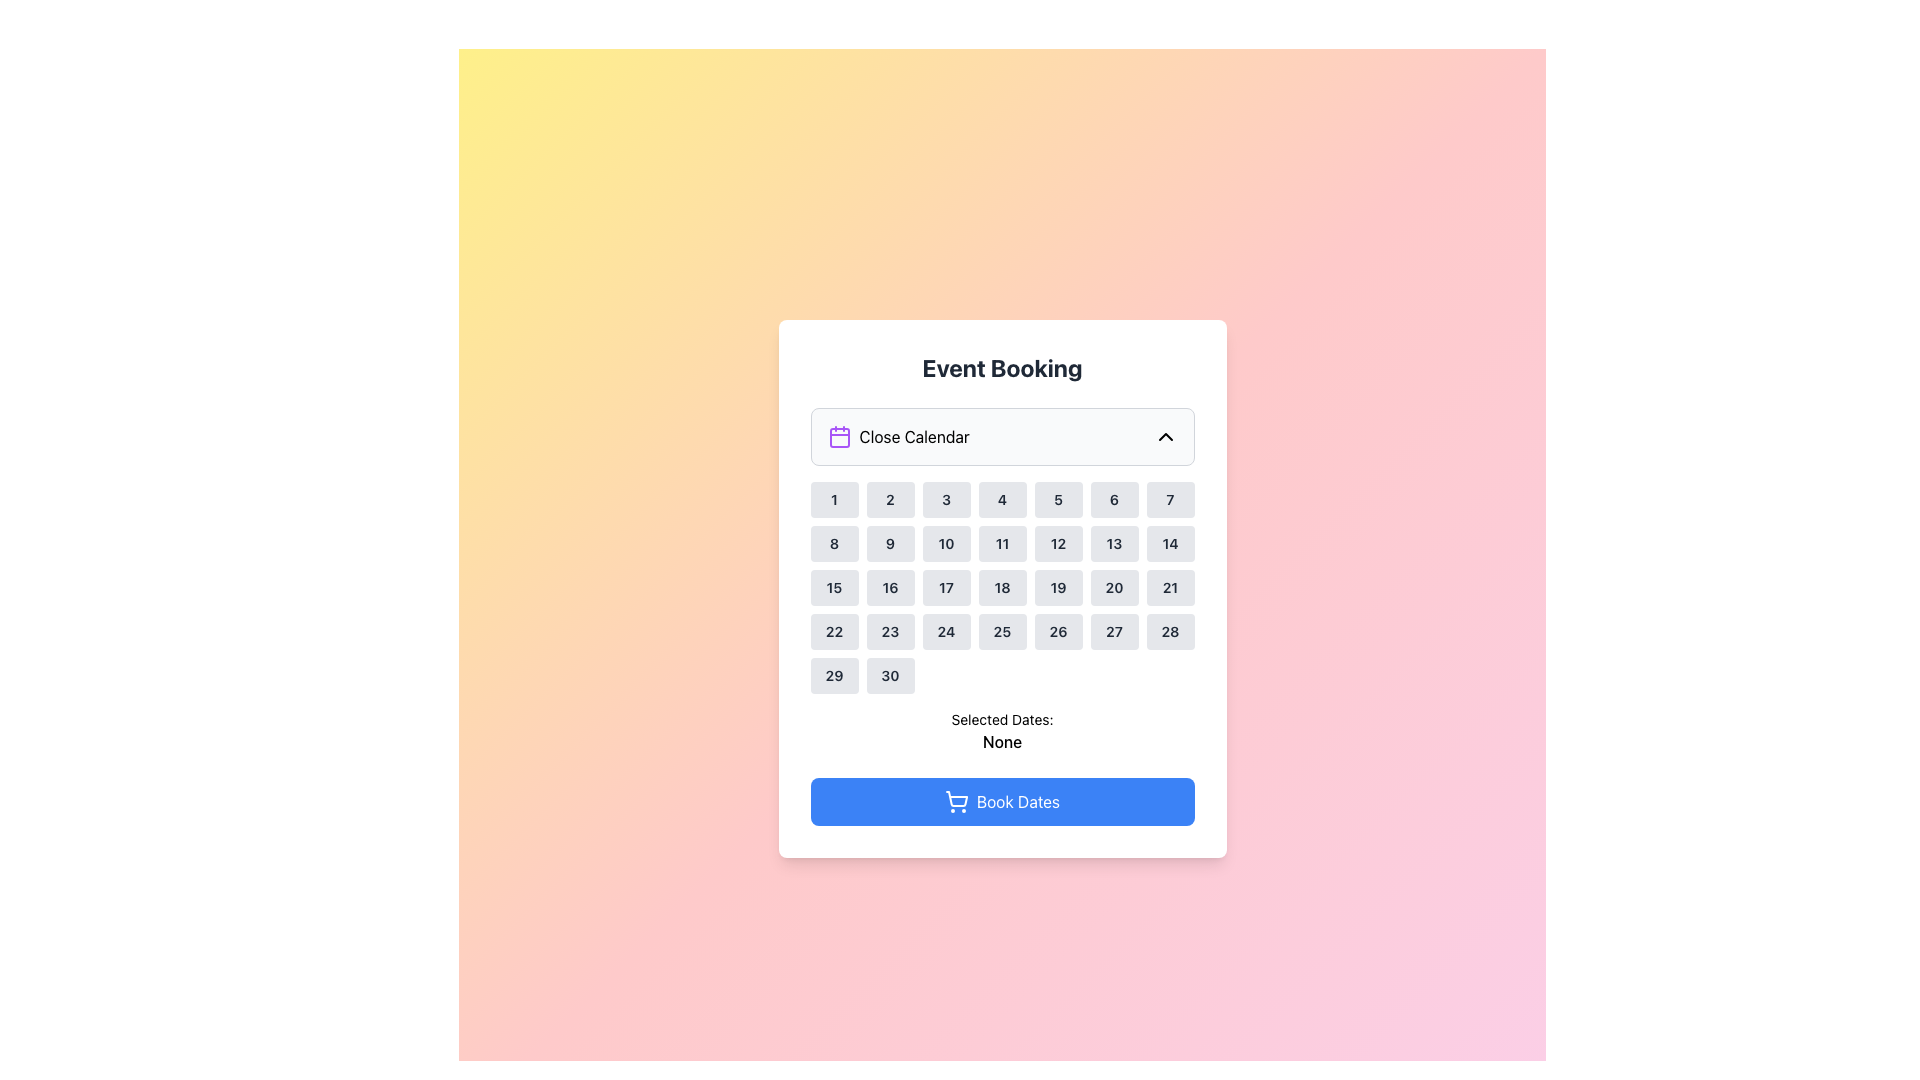 The height and width of the screenshot is (1080, 1920). I want to click on the button representing the number '23' in the date selection grid, which is a small rectangular button with a light gray background and dark gray text, so click(889, 632).